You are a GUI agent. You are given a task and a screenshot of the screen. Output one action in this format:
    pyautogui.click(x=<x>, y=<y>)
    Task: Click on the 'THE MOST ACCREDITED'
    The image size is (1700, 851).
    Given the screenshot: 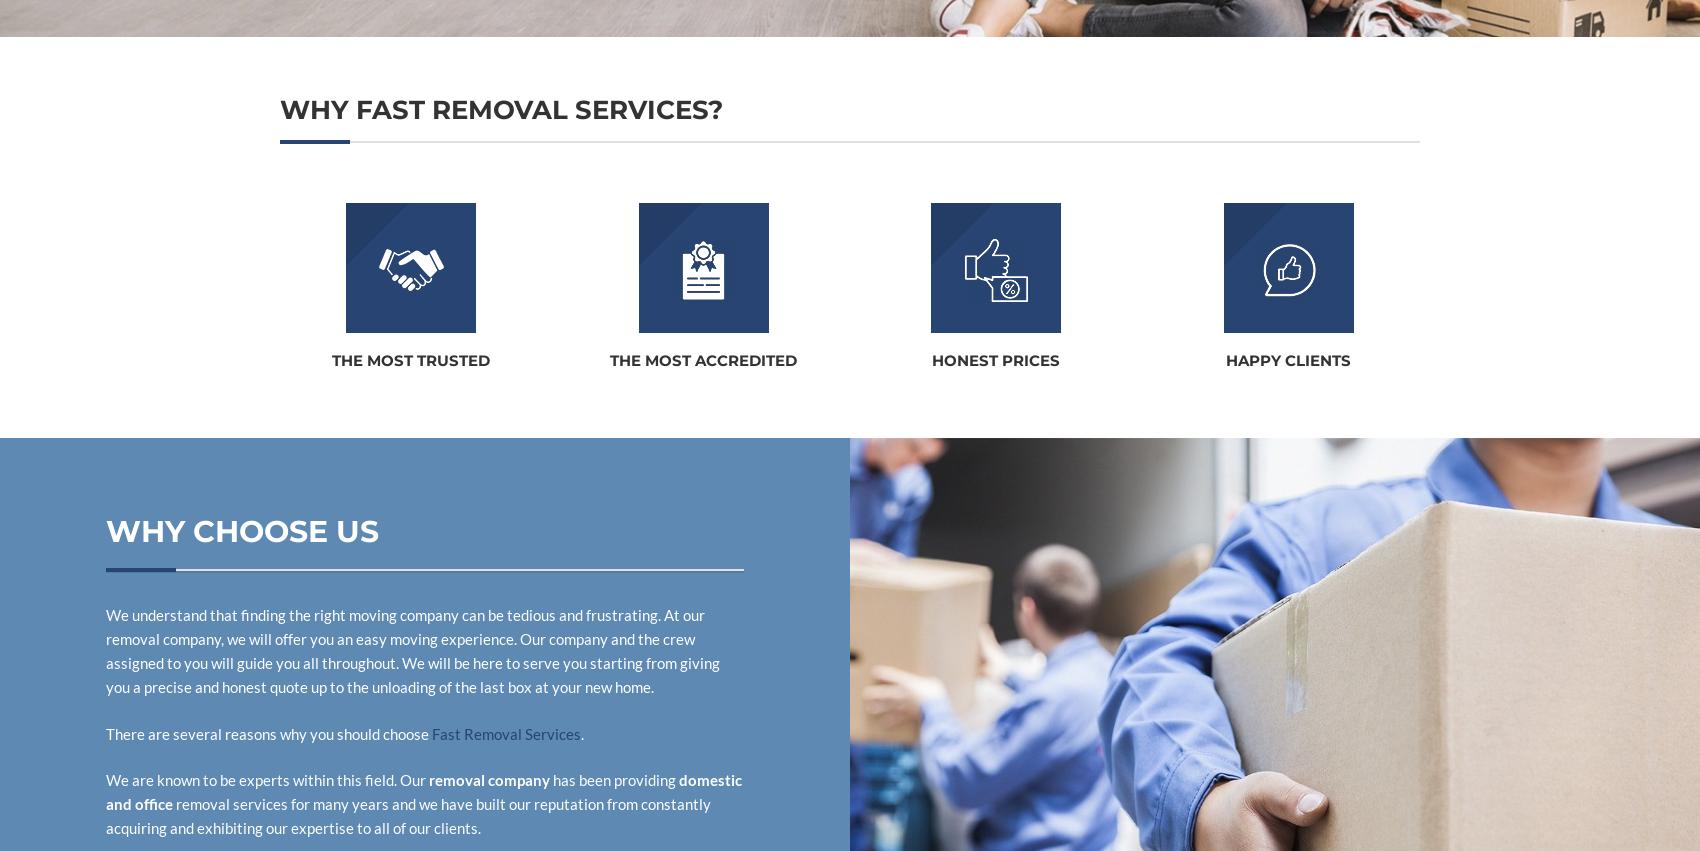 What is the action you would take?
    pyautogui.click(x=608, y=360)
    